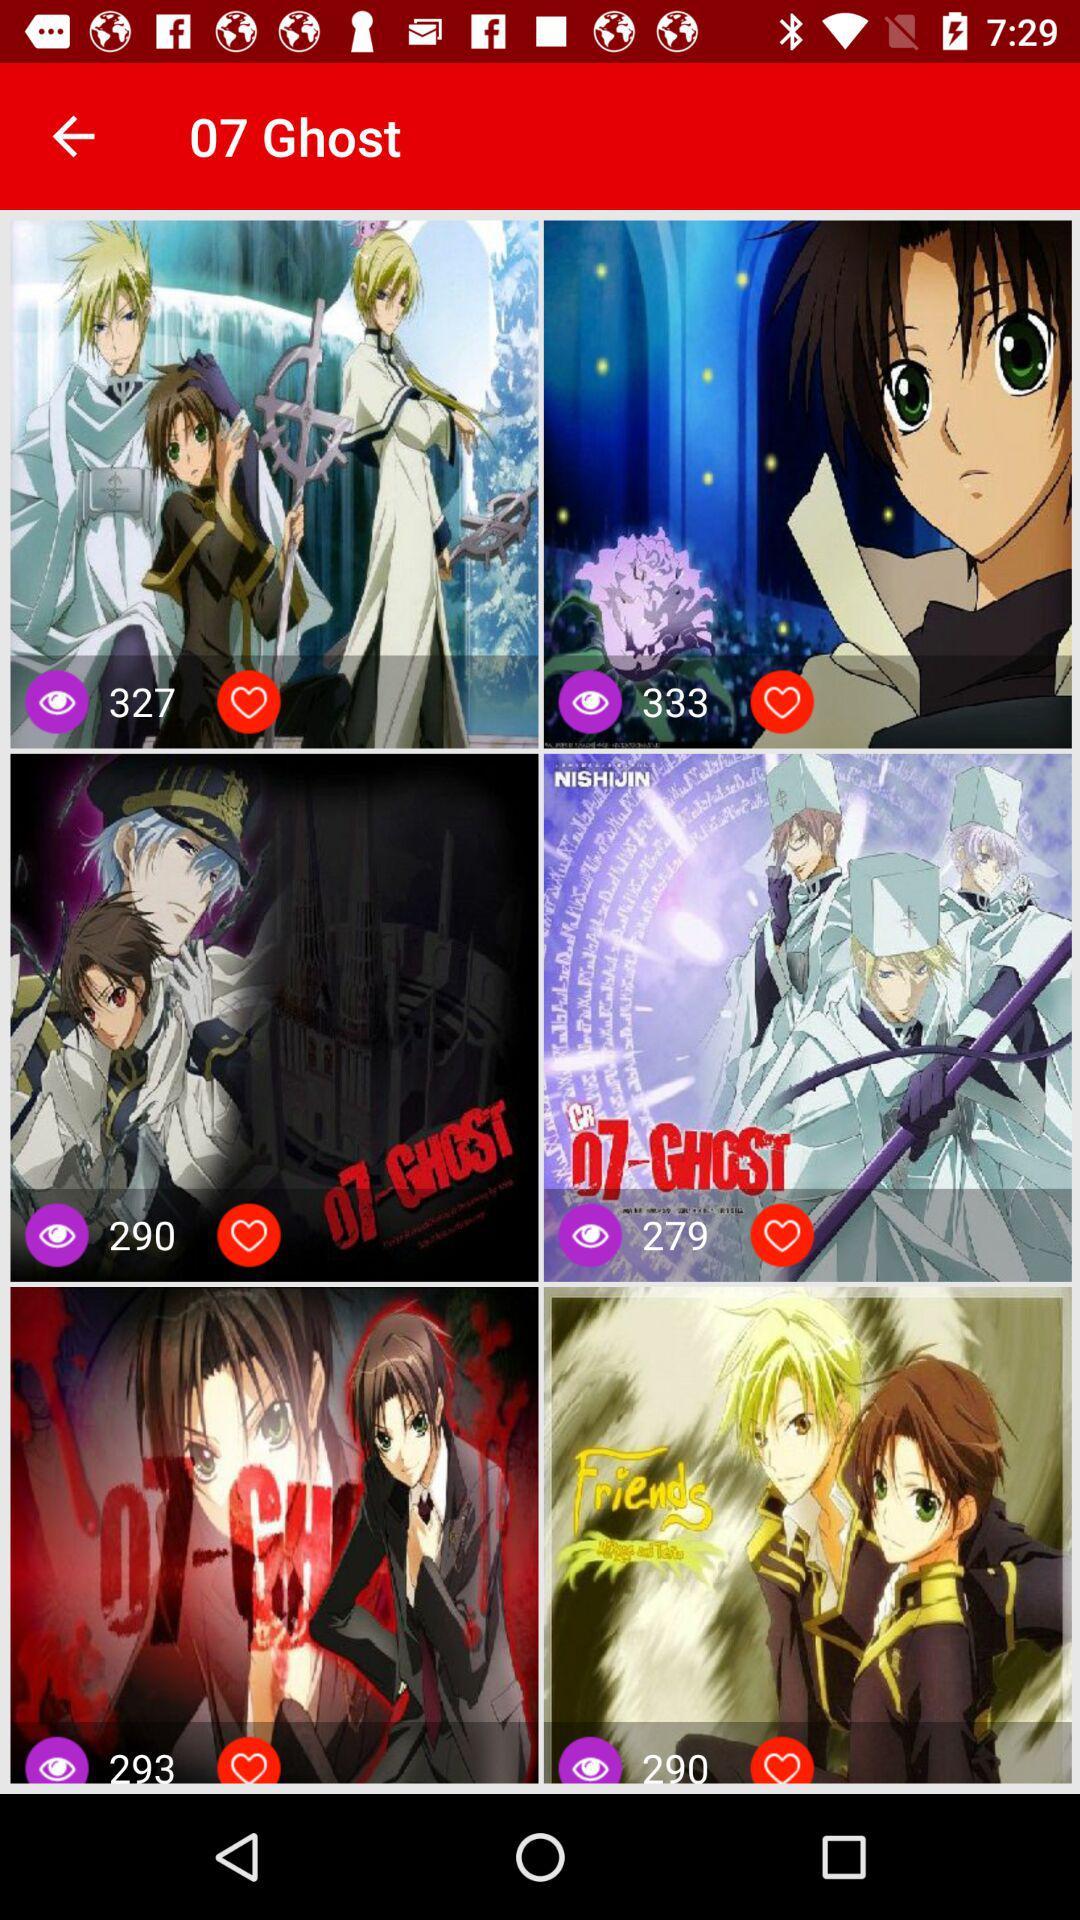  What do you see at coordinates (72, 135) in the screenshot?
I see `the icon next to 07 ghost` at bounding box center [72, 135].